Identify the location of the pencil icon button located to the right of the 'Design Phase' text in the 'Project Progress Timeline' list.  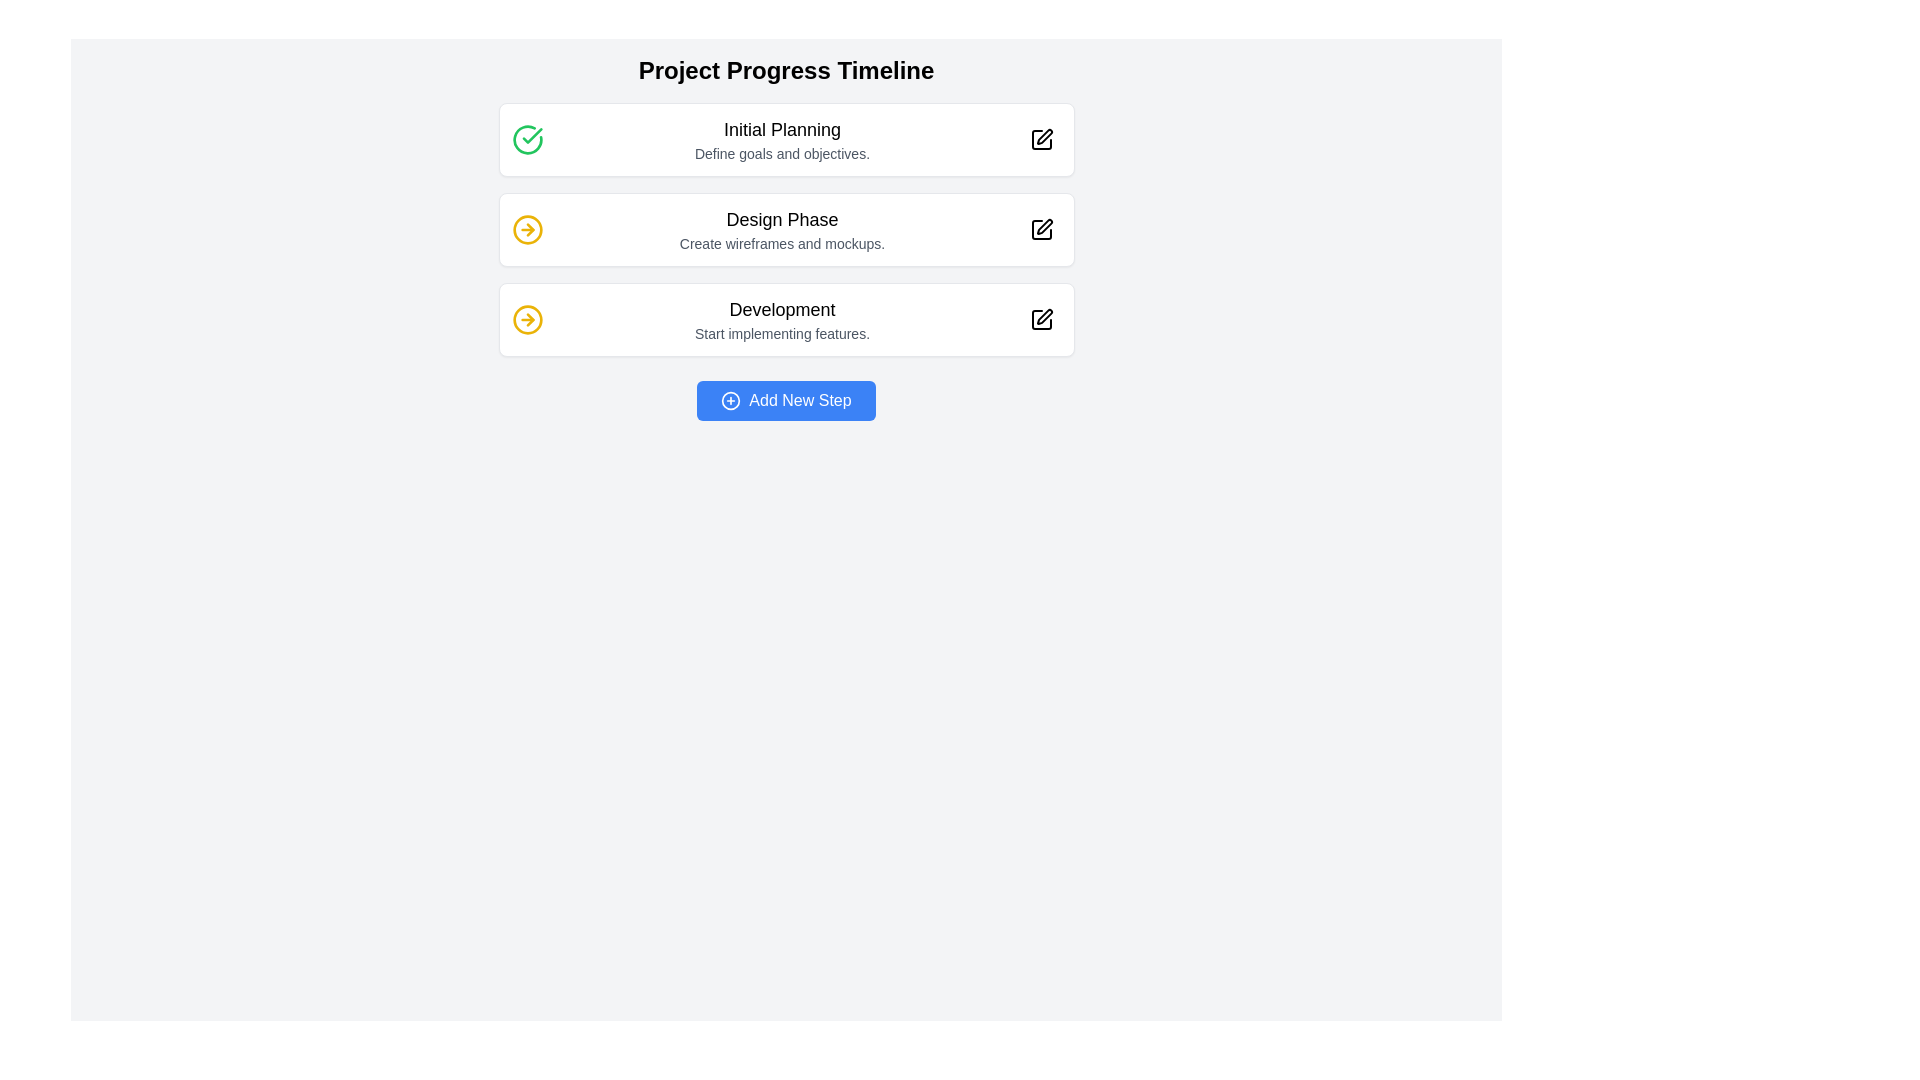
(1040, 229).